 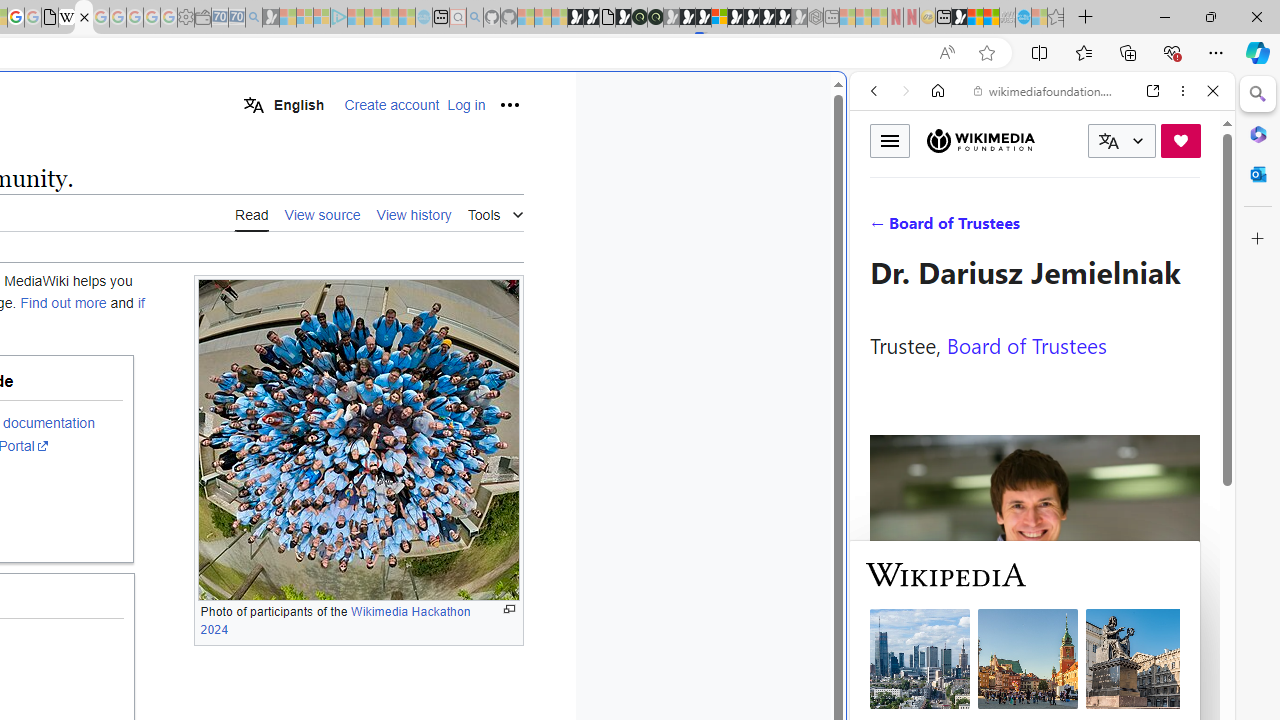 I want to click on 'Services - Maintenance | Sky Blue Bikes - Sky Blue Bikes', so click(x=1023, y=17).